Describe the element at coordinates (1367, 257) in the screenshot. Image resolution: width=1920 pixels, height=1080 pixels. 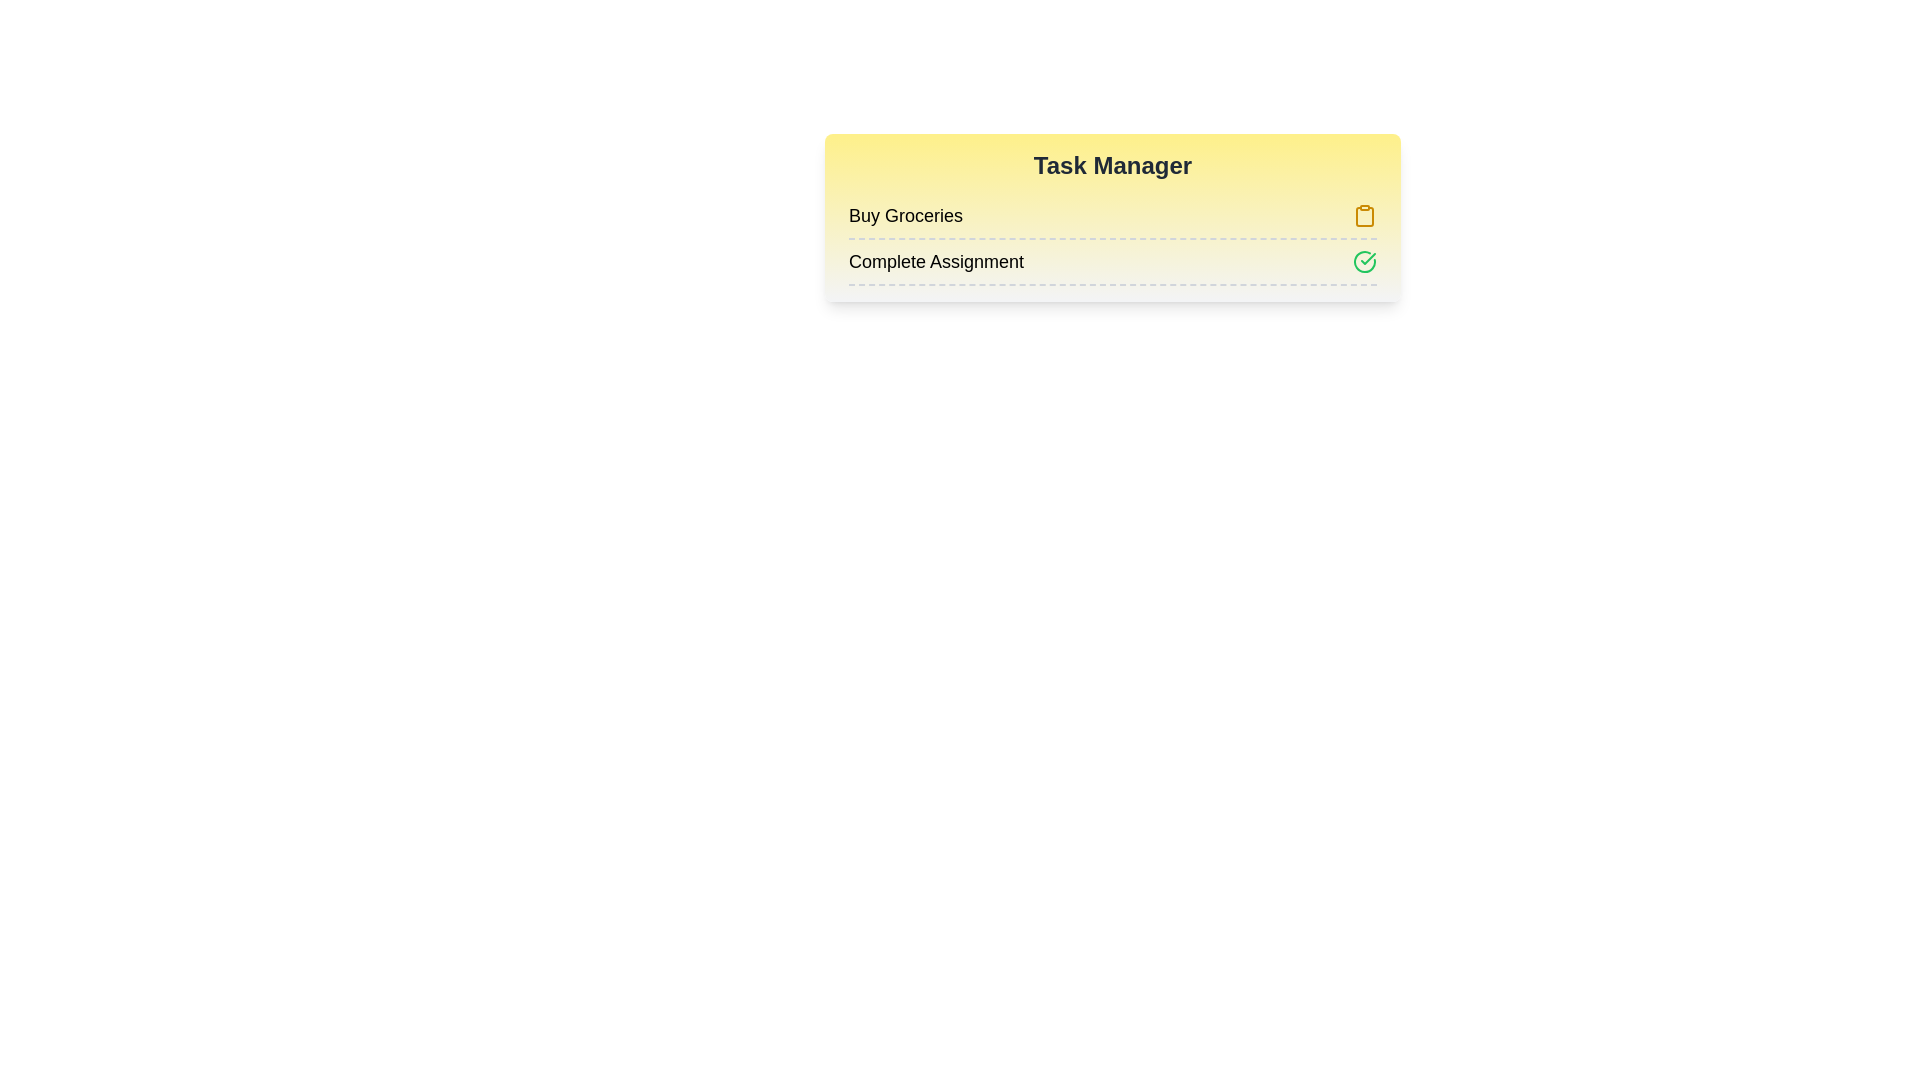
I see `the checkmark icon within a circle that indicates the completion status of the second task labeled 'Complete Assignment' in the Task Manager interface` at that location.